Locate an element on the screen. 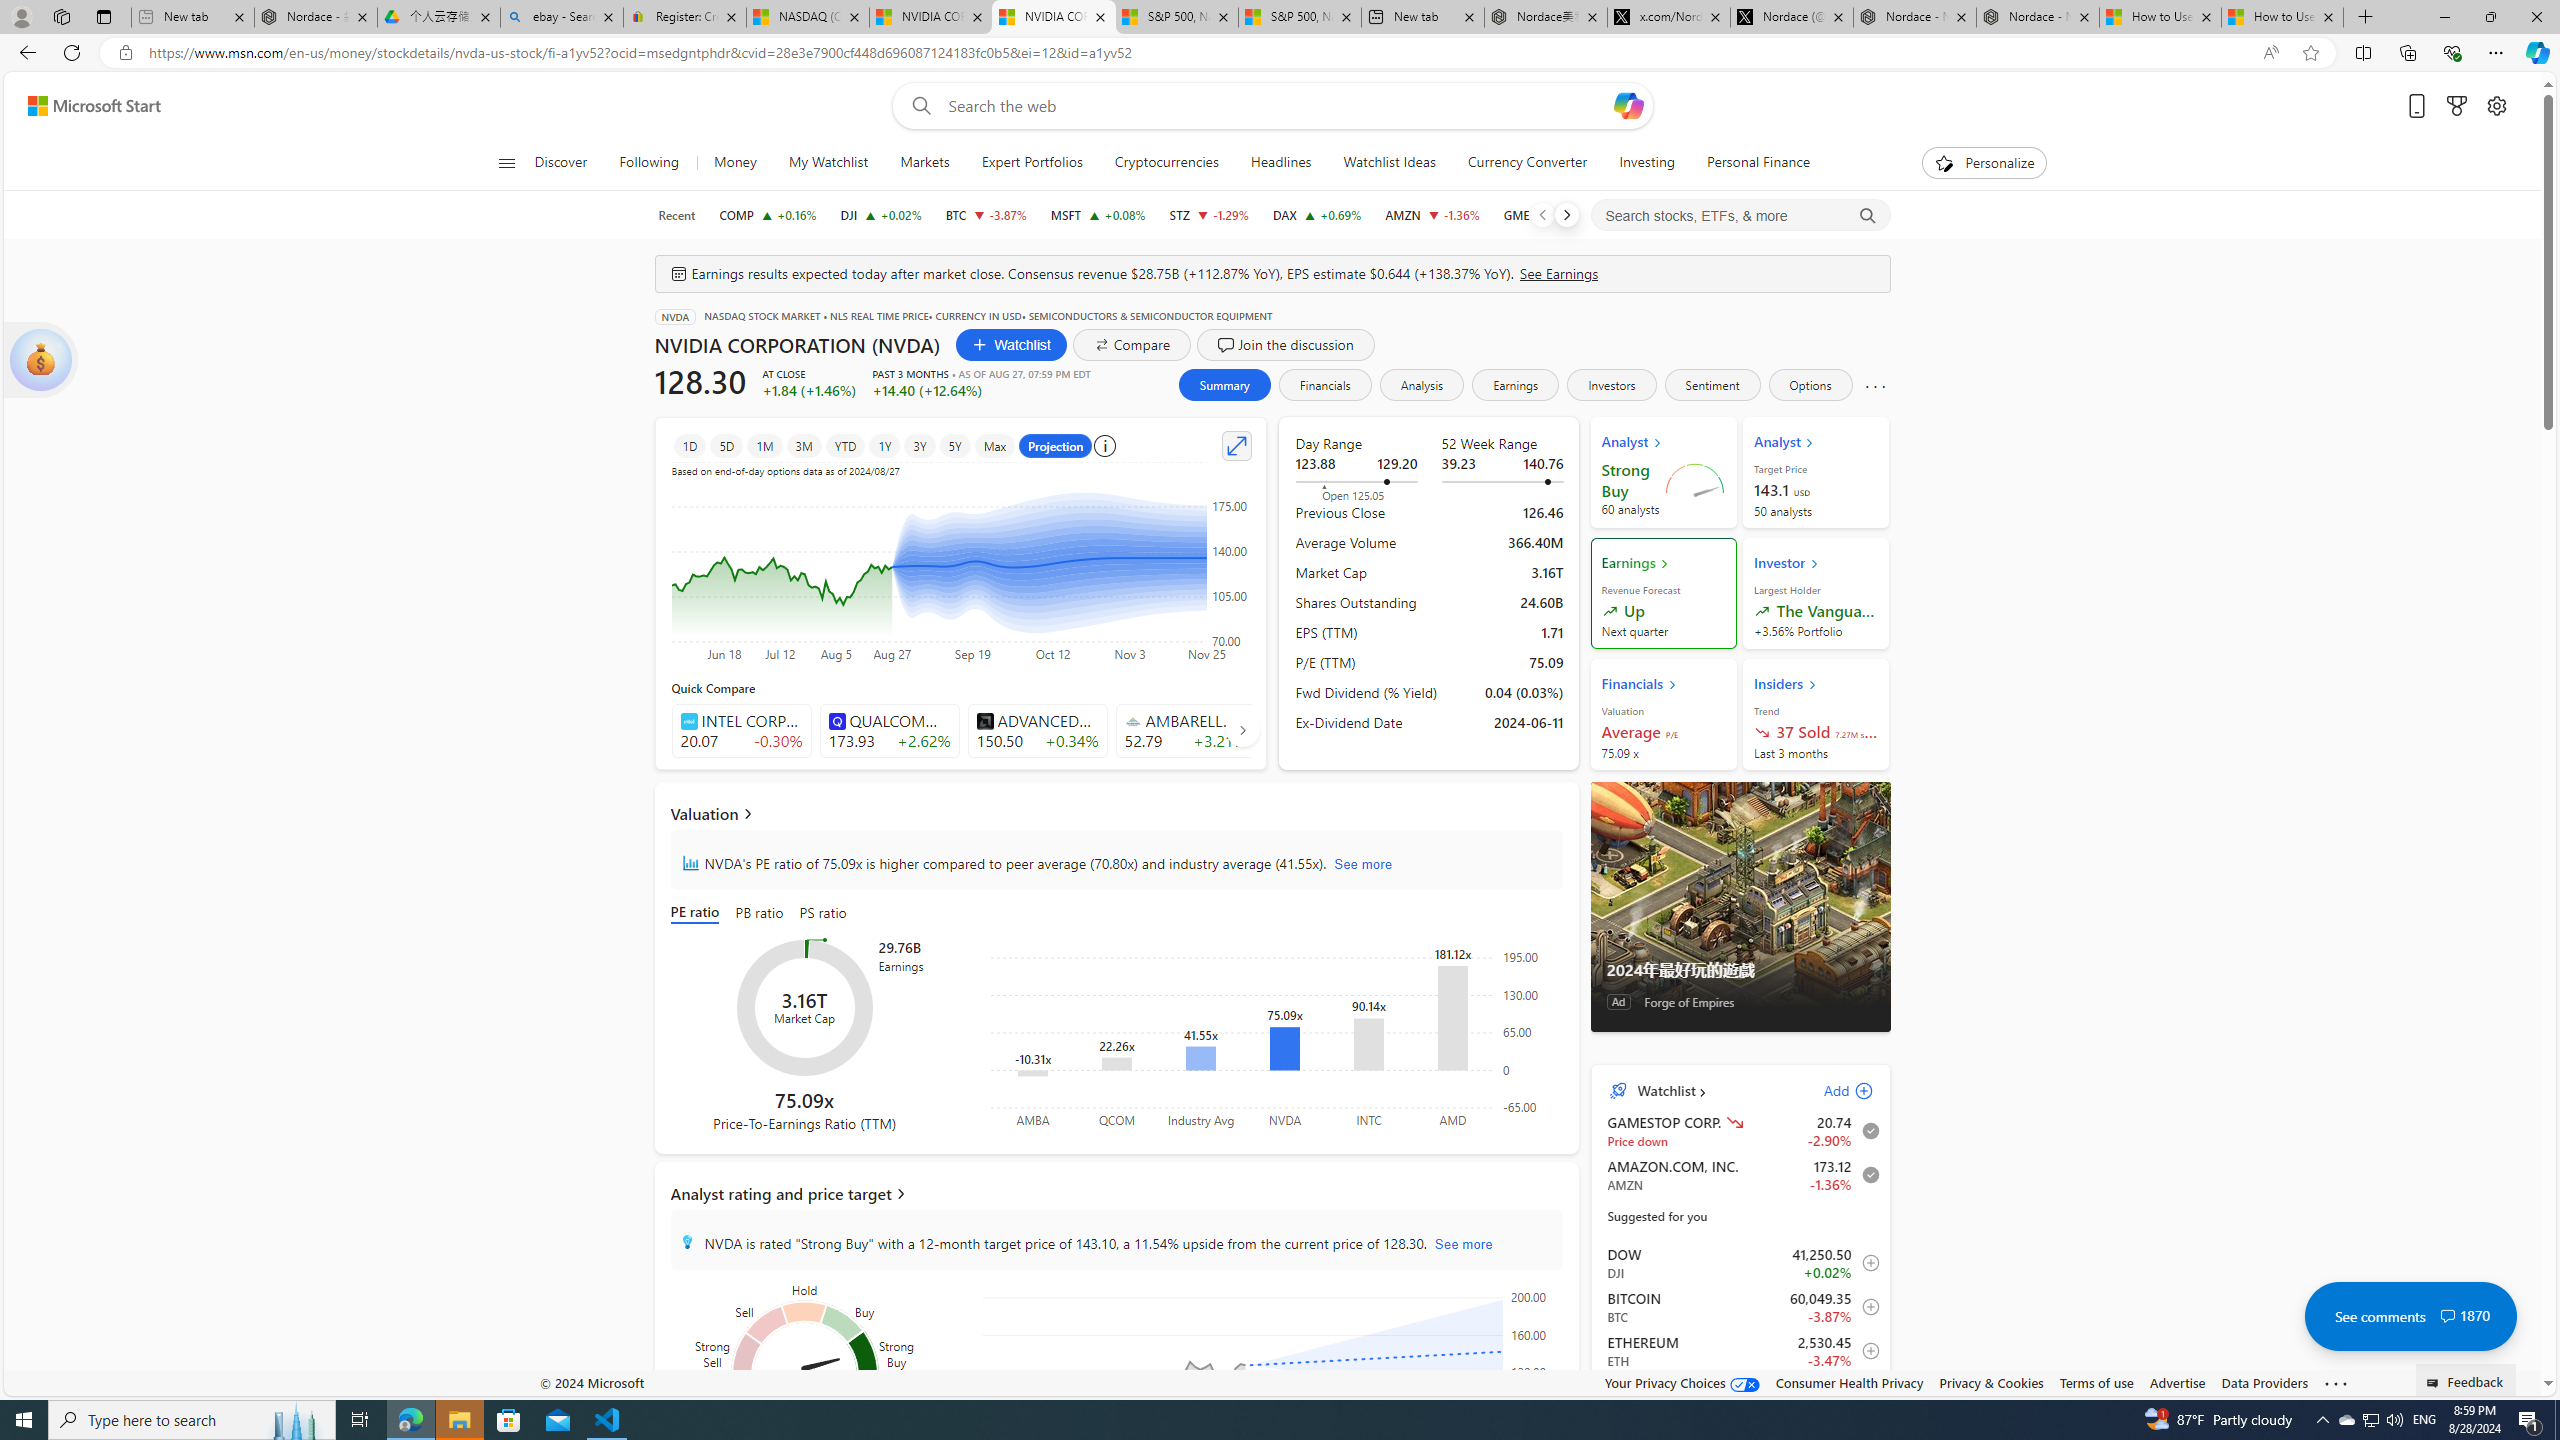 The width and height of the screenshot is (2560, 1440). 'Recent' is located at coordinates (676, 214).